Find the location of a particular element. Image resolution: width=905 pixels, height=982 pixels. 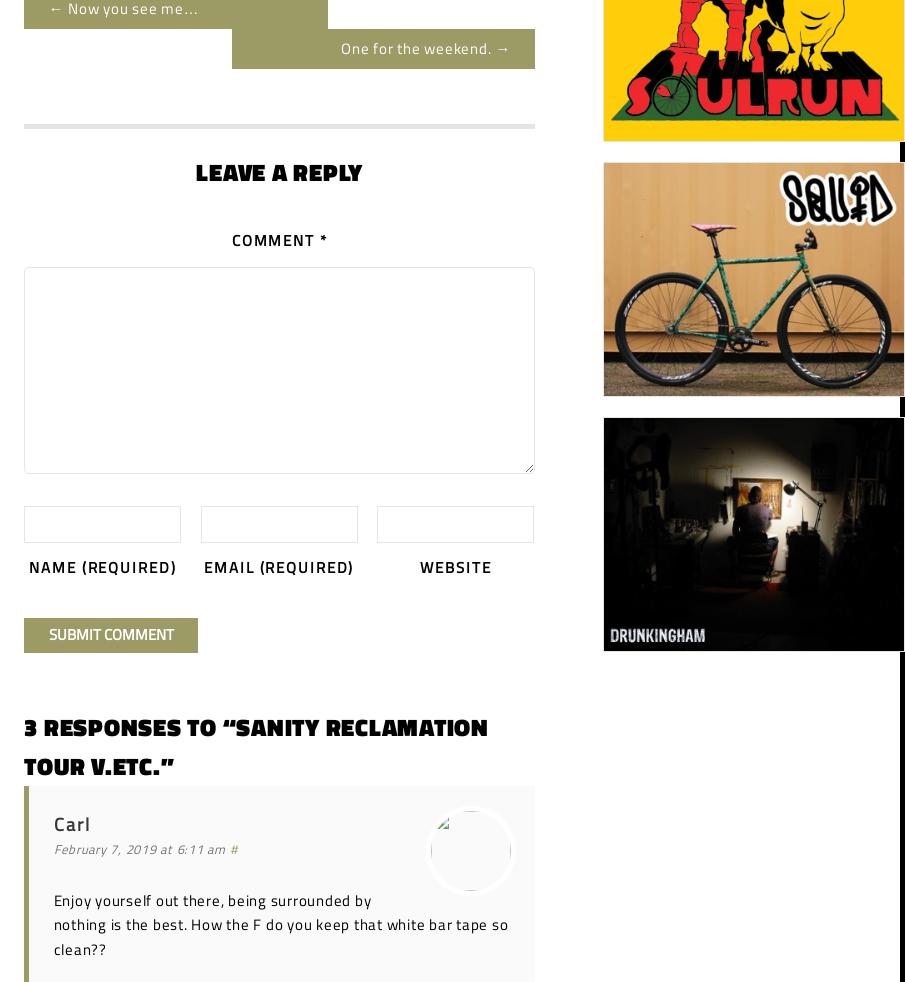

'February 7, 2019 at 6:11 am' is located at coordinates (138, 849).